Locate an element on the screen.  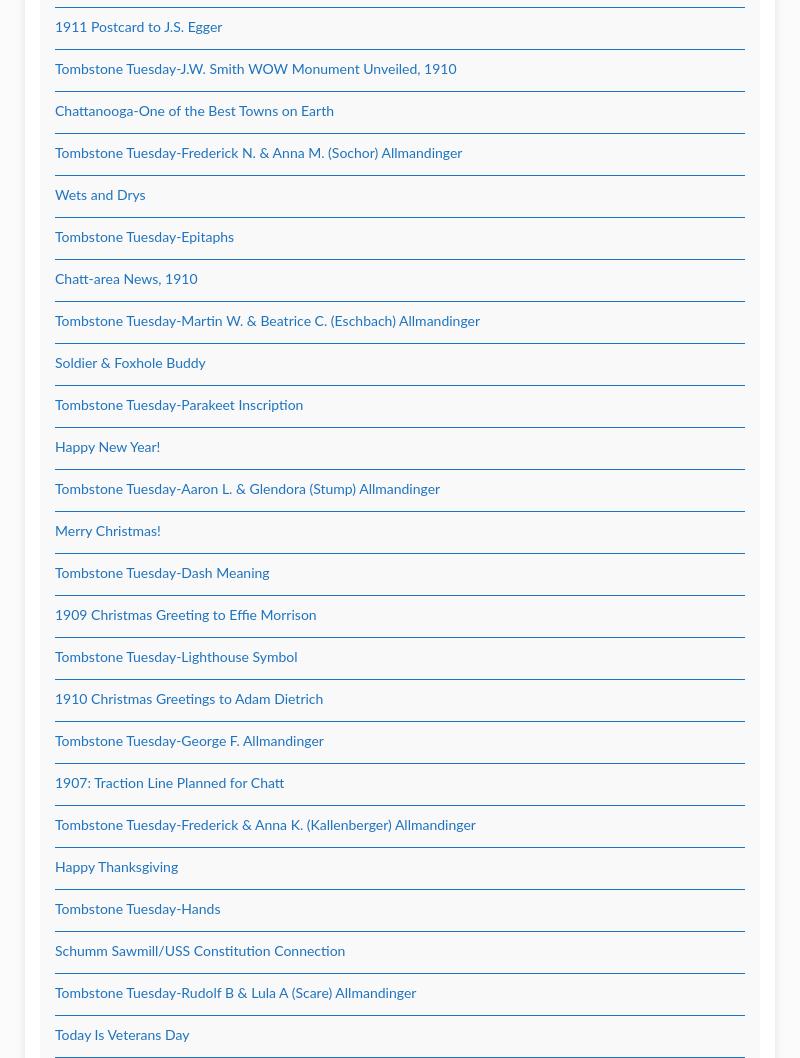
'1911 Postcard to J.S. Egger' is located at coordinates (138, 28).